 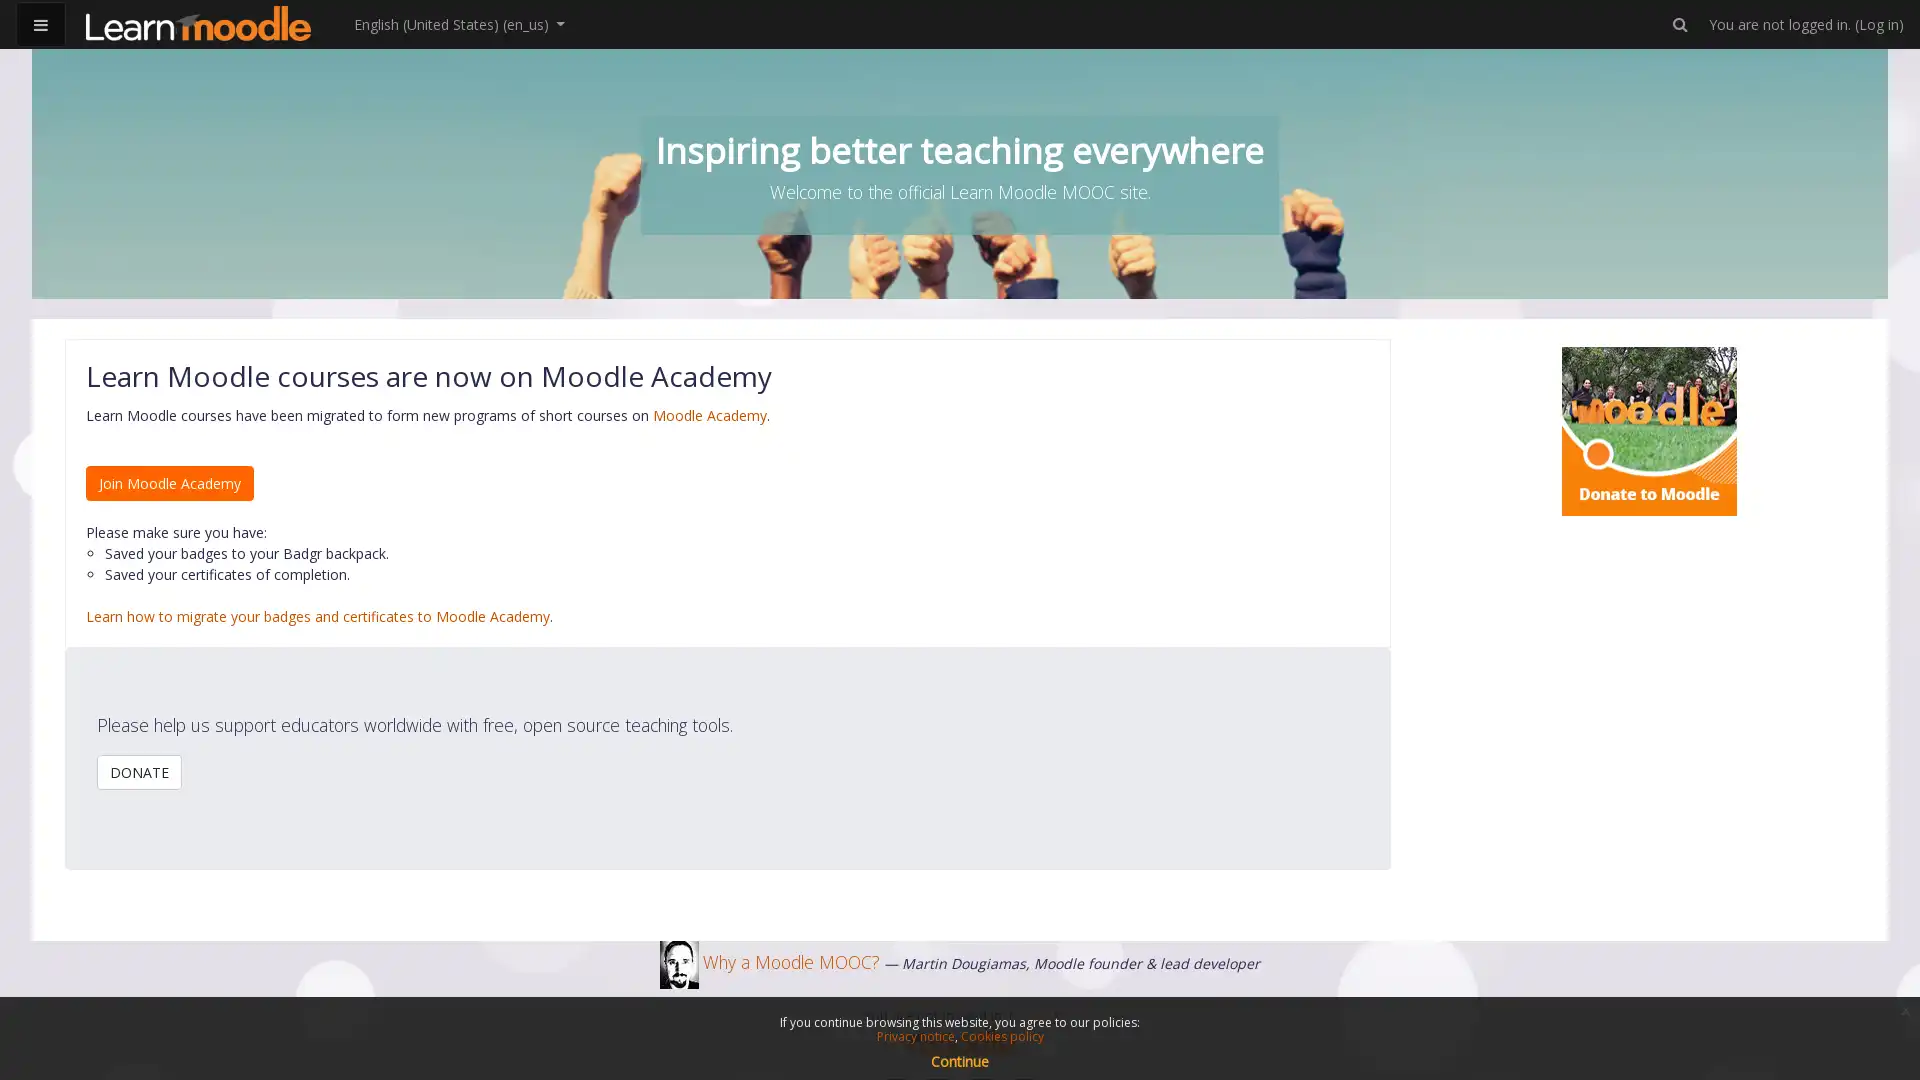 What do you see at coordinates (1680, 24) in the screenshot?
I see `Toggle search input` at bounding box center [1680, 24].